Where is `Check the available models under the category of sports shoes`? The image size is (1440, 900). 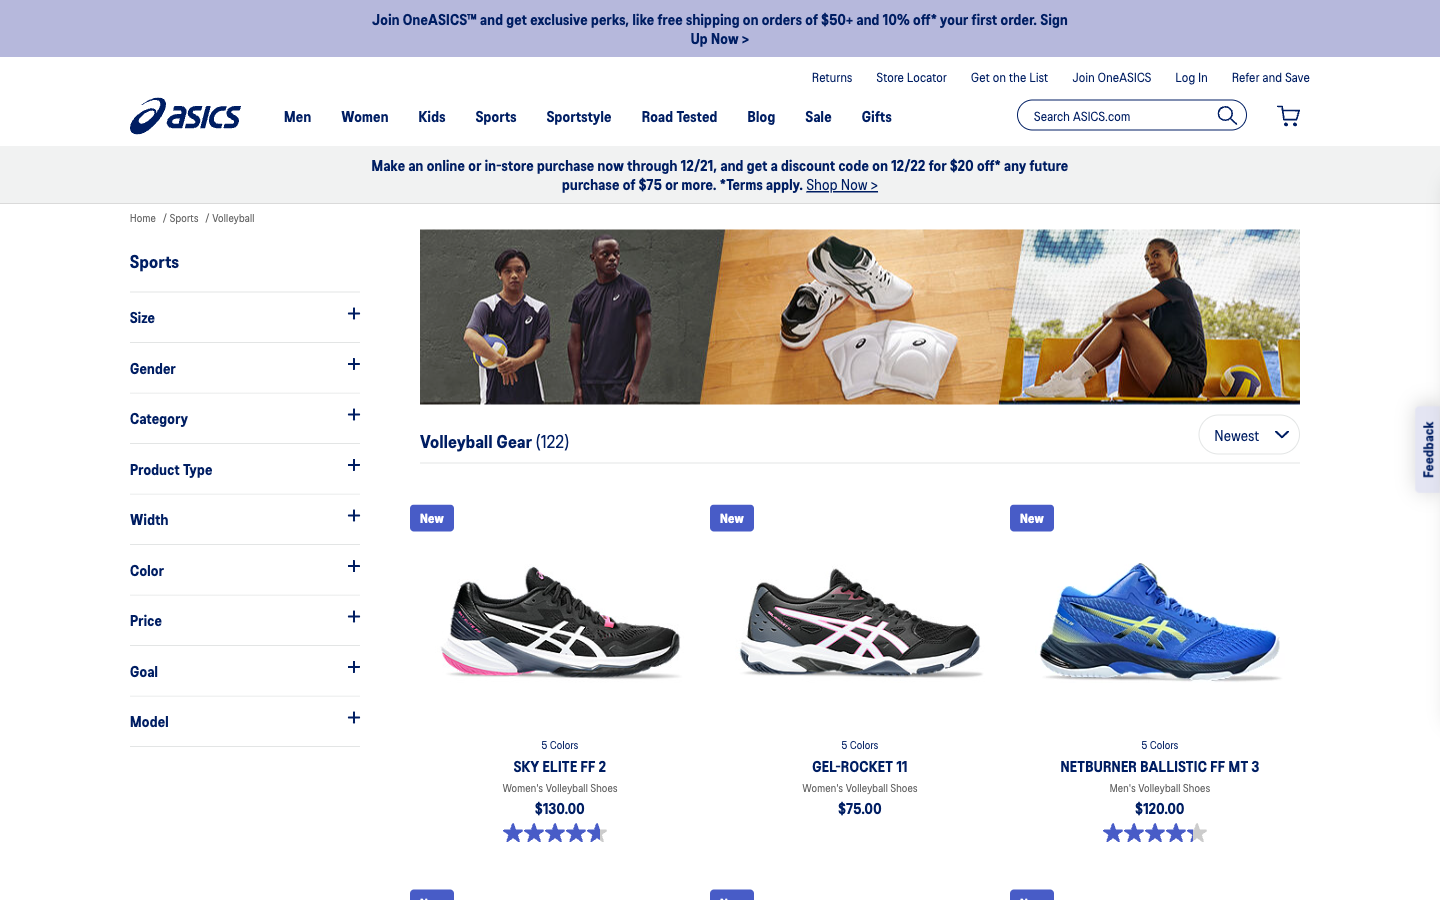 Check the available models under the category of sports shoes is located at coordinates (243, 719).